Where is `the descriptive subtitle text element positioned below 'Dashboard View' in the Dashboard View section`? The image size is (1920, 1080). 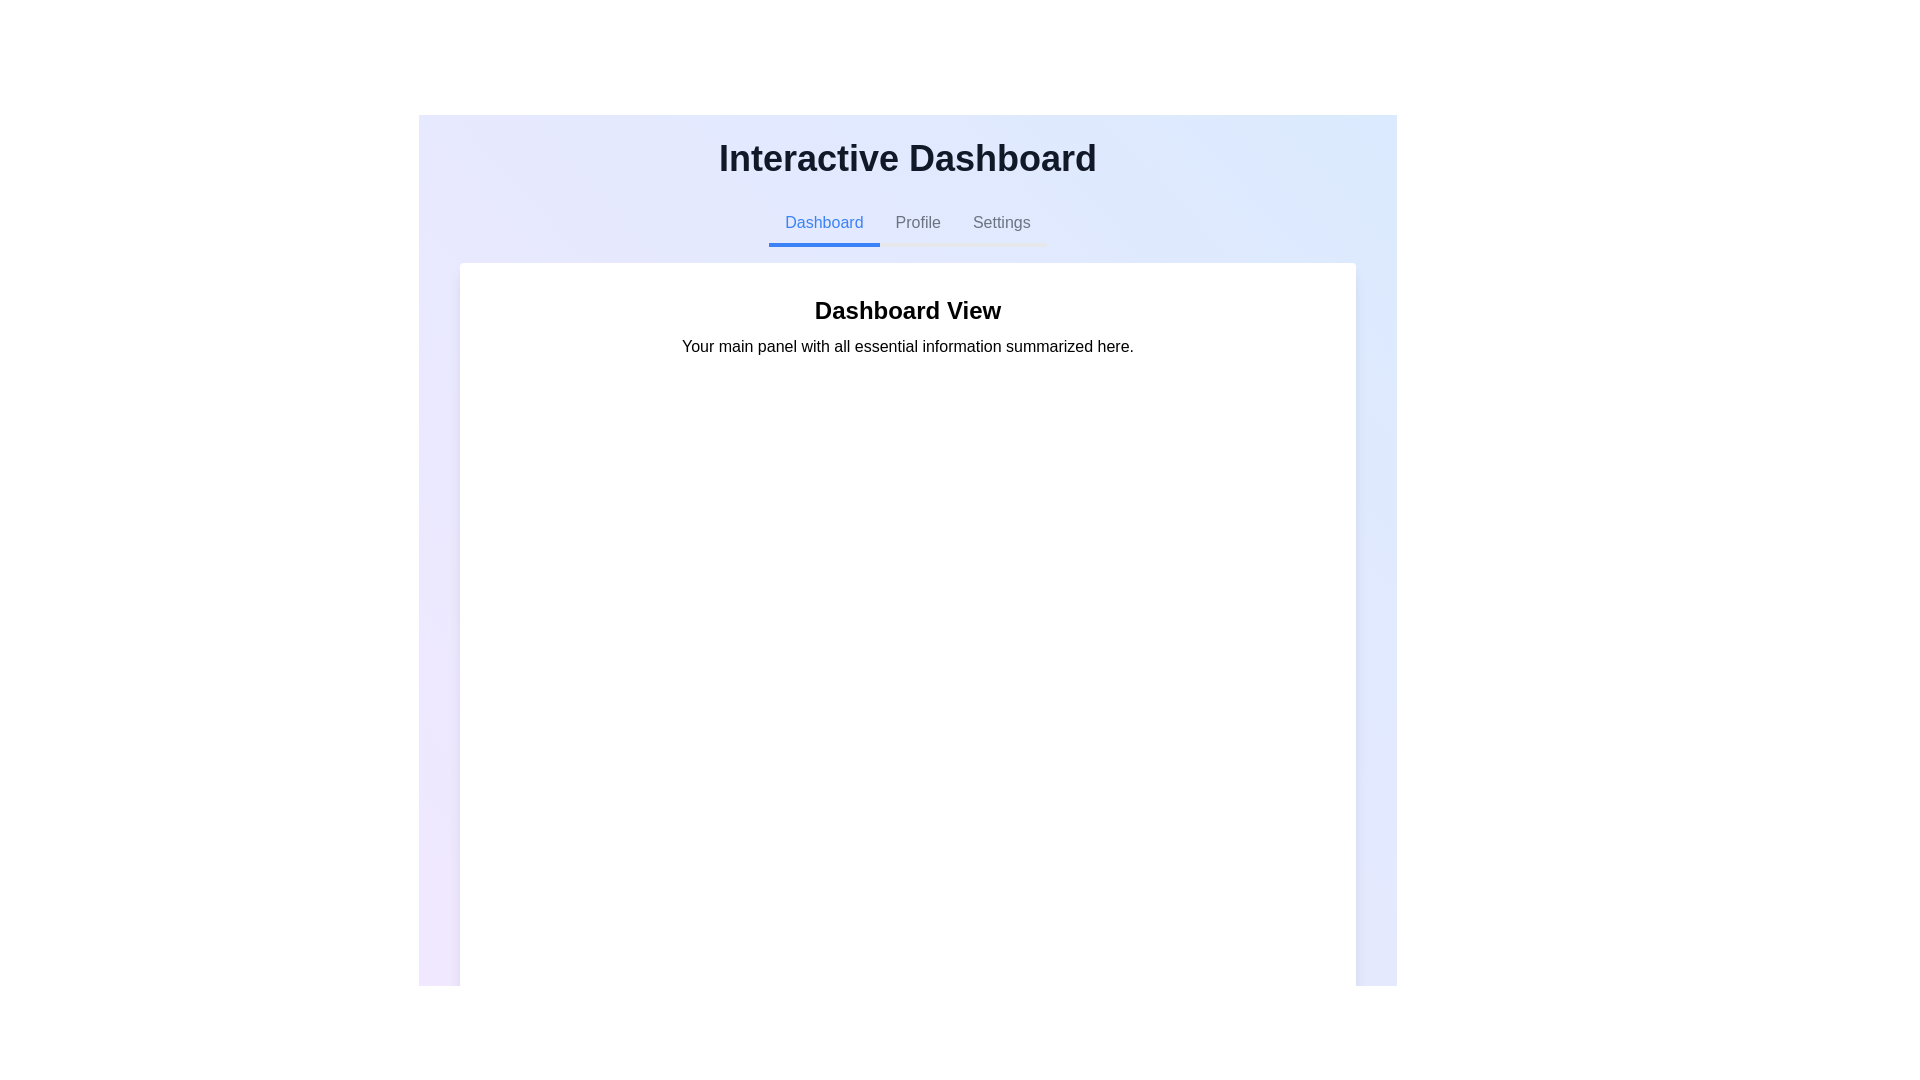
the descriptive subtitle text element positioned below 'Dashboard View' in the Dashboard View section is located at coordinates (906, 346).